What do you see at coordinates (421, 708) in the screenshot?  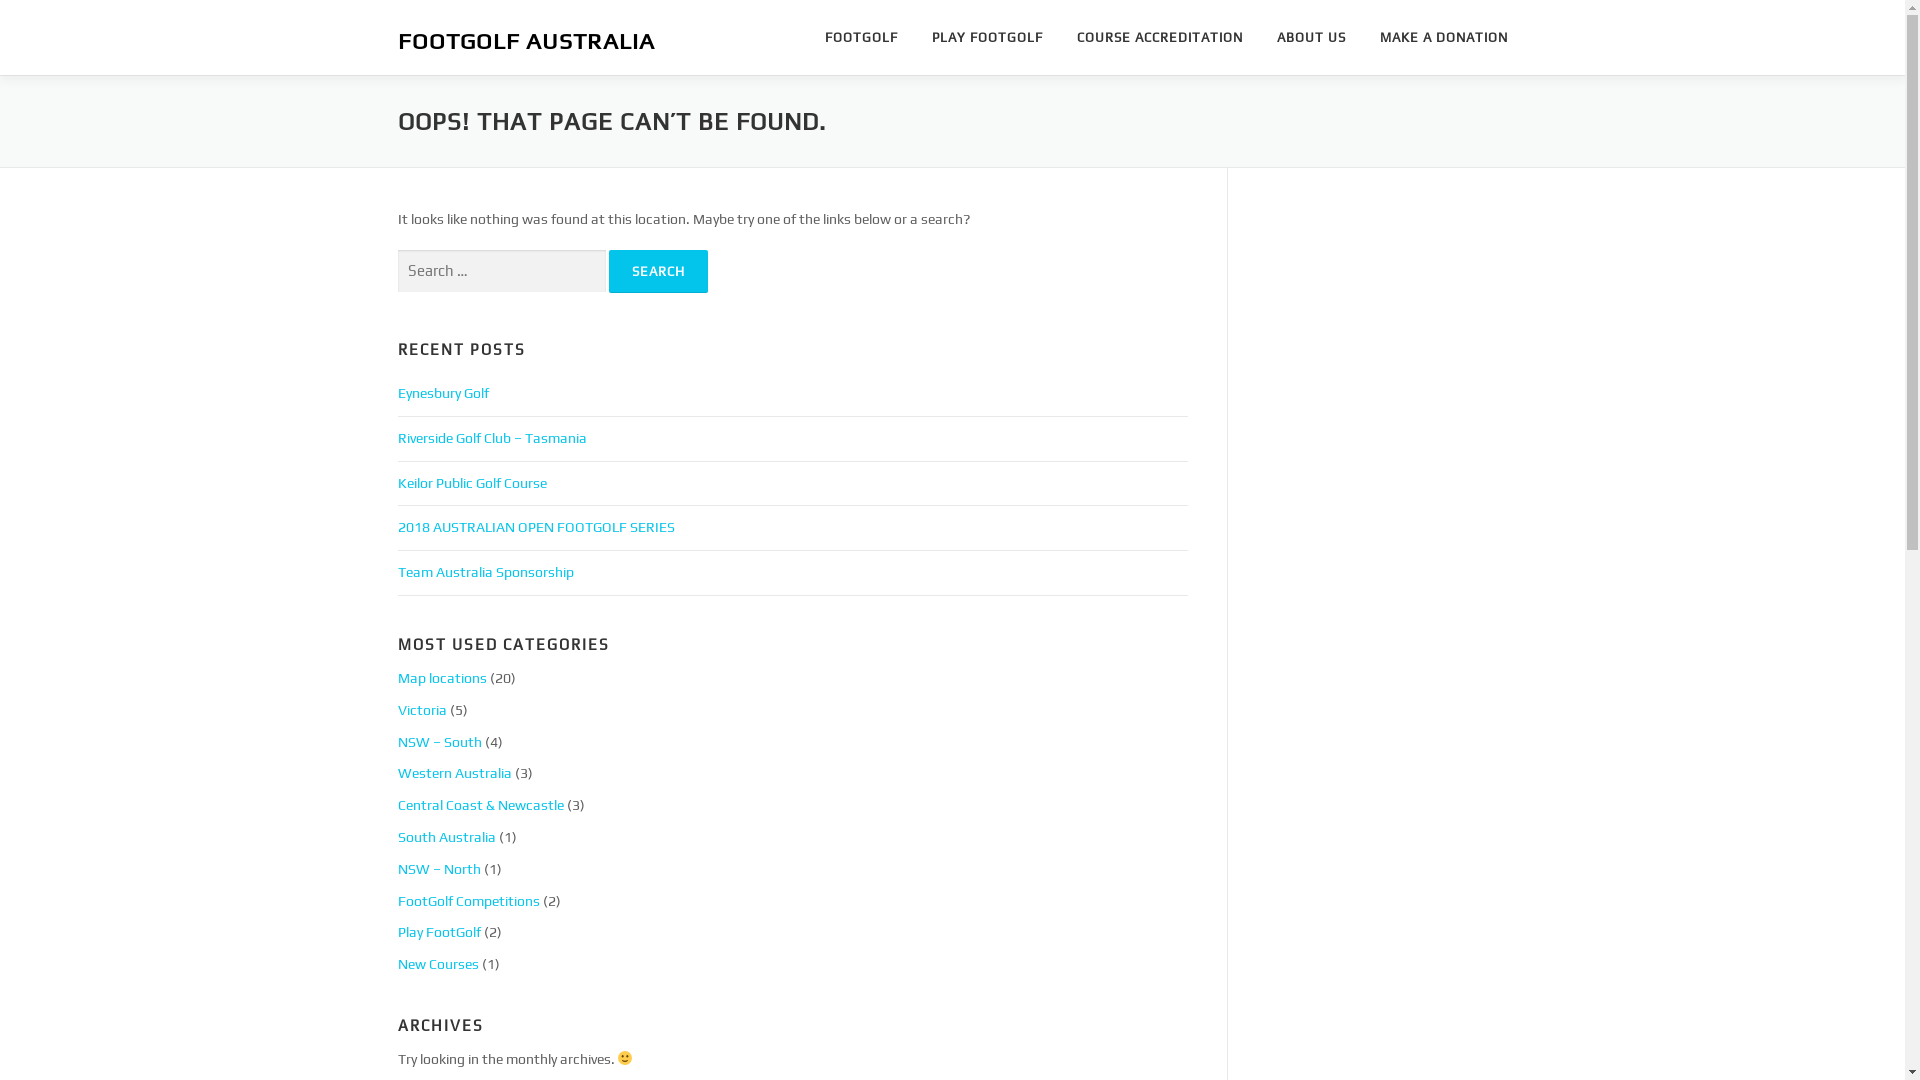 I see `'Victoria'` at bounding box center [421, 708].